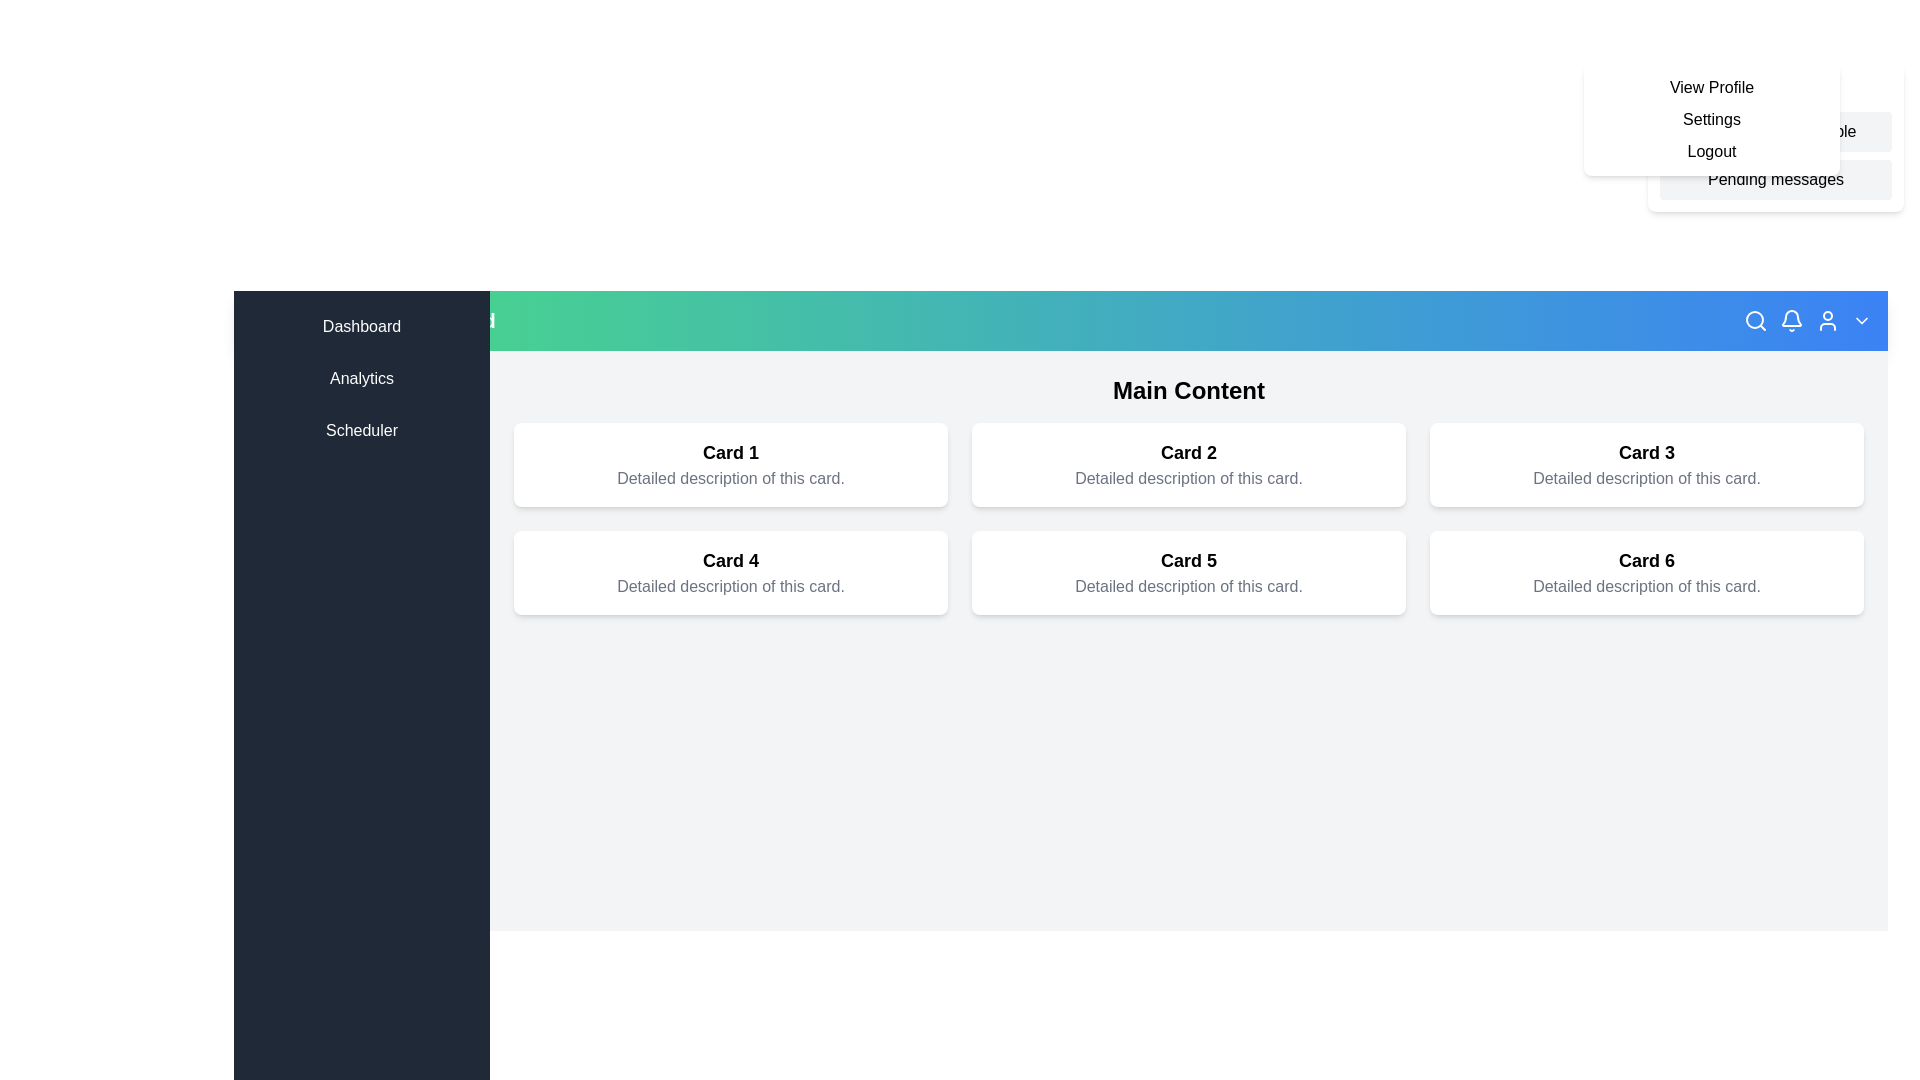 The image size is (1920, 1080). What do you see at coordinates (1189, 390) in the screenshot?
I see `the header text displaying 'Main Content', which is styled in bold and larger font, located at the top of the main content area beneath the header bar` at bounding box center [1189, 390].